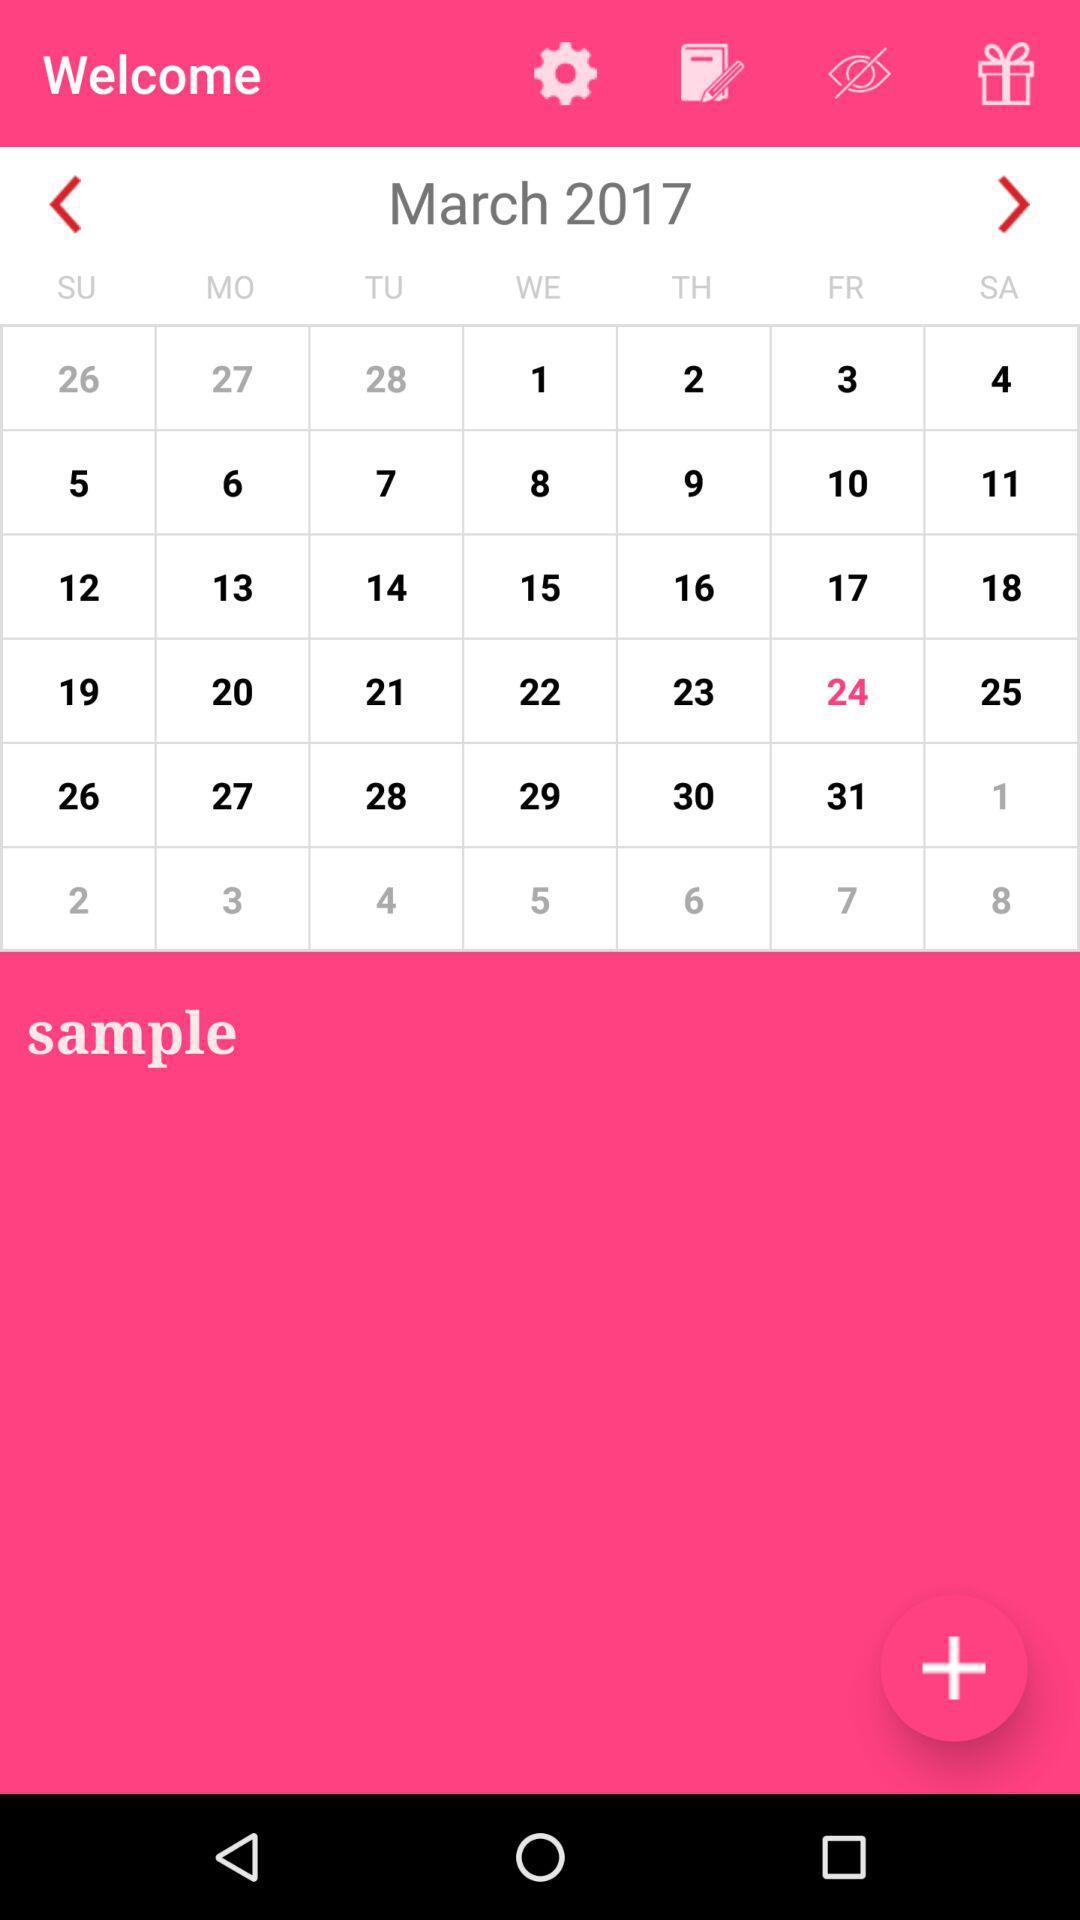 This screenshot has width=1080, height=1920. Describe the element at coordinates (711, 73) in the screenshot. I see `write a diary entry` at that location.